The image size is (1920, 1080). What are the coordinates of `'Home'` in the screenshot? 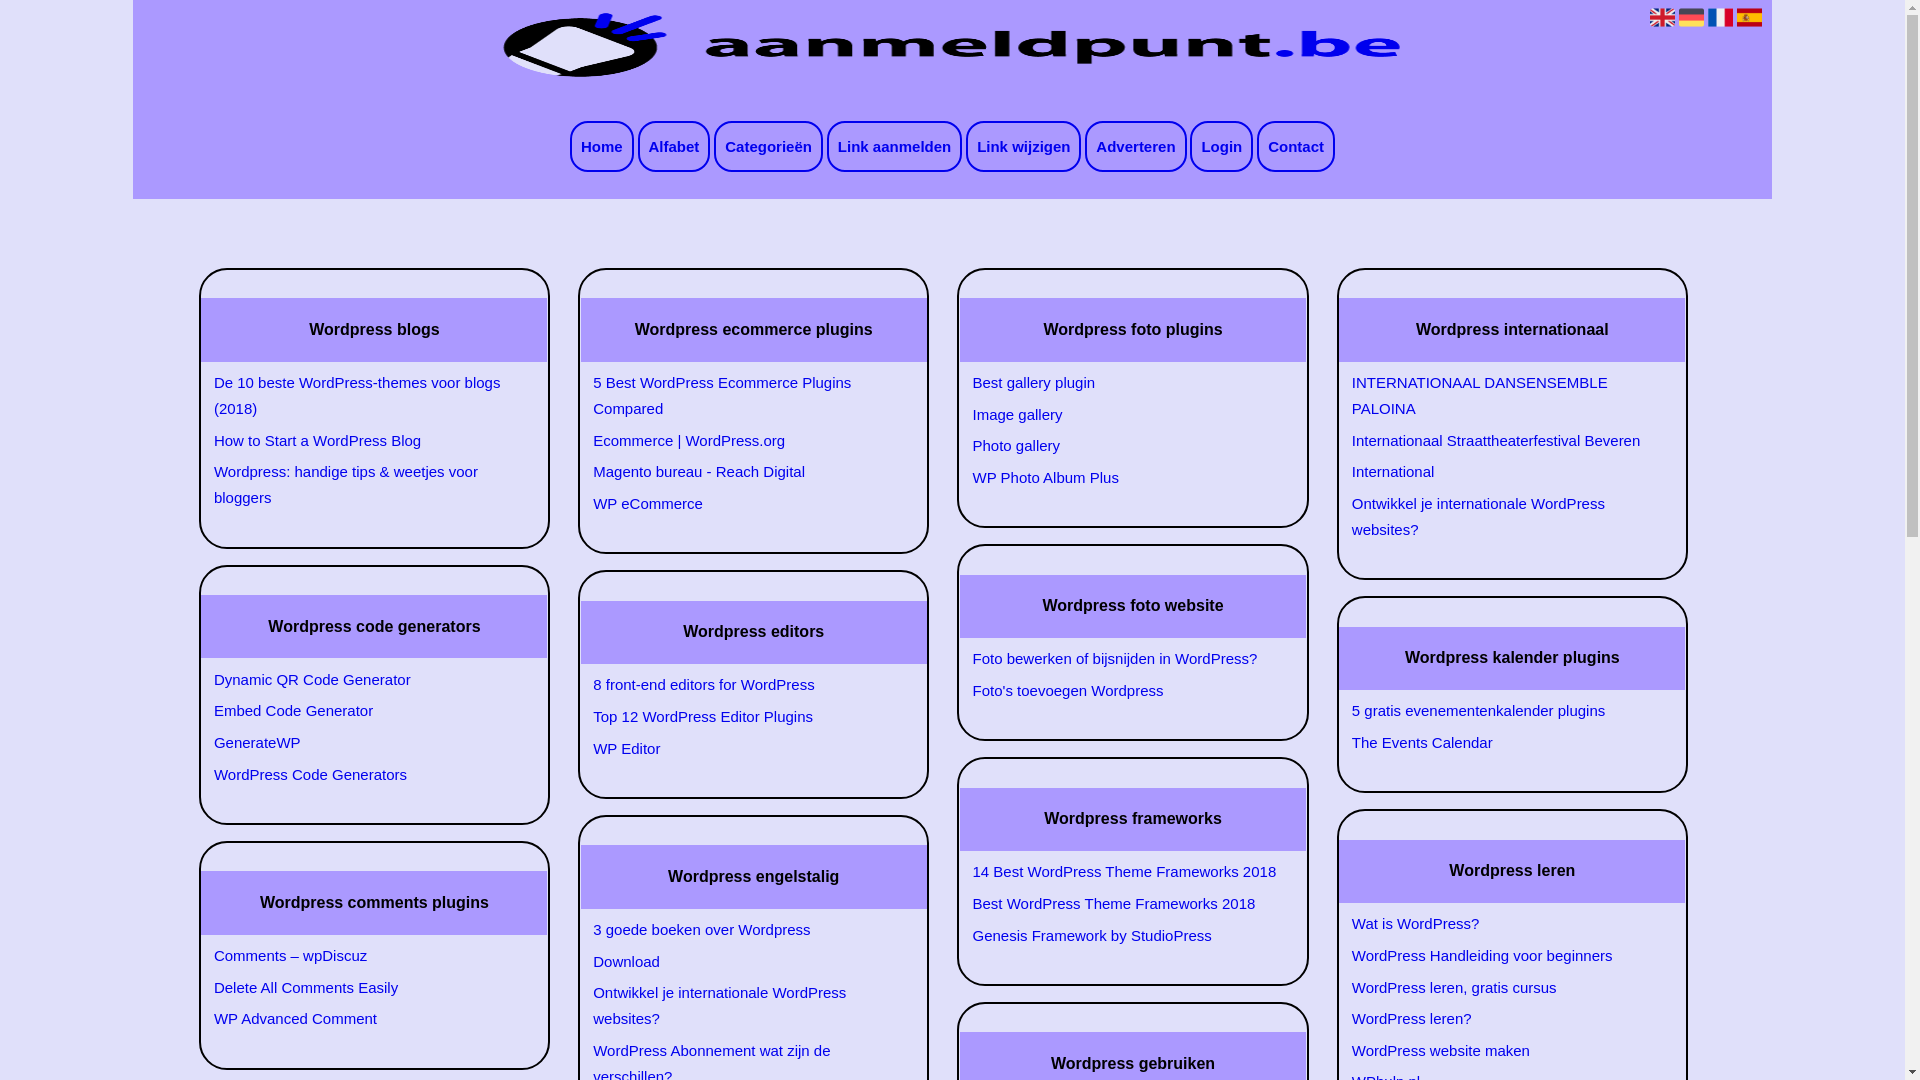 It's located at (600, 145).